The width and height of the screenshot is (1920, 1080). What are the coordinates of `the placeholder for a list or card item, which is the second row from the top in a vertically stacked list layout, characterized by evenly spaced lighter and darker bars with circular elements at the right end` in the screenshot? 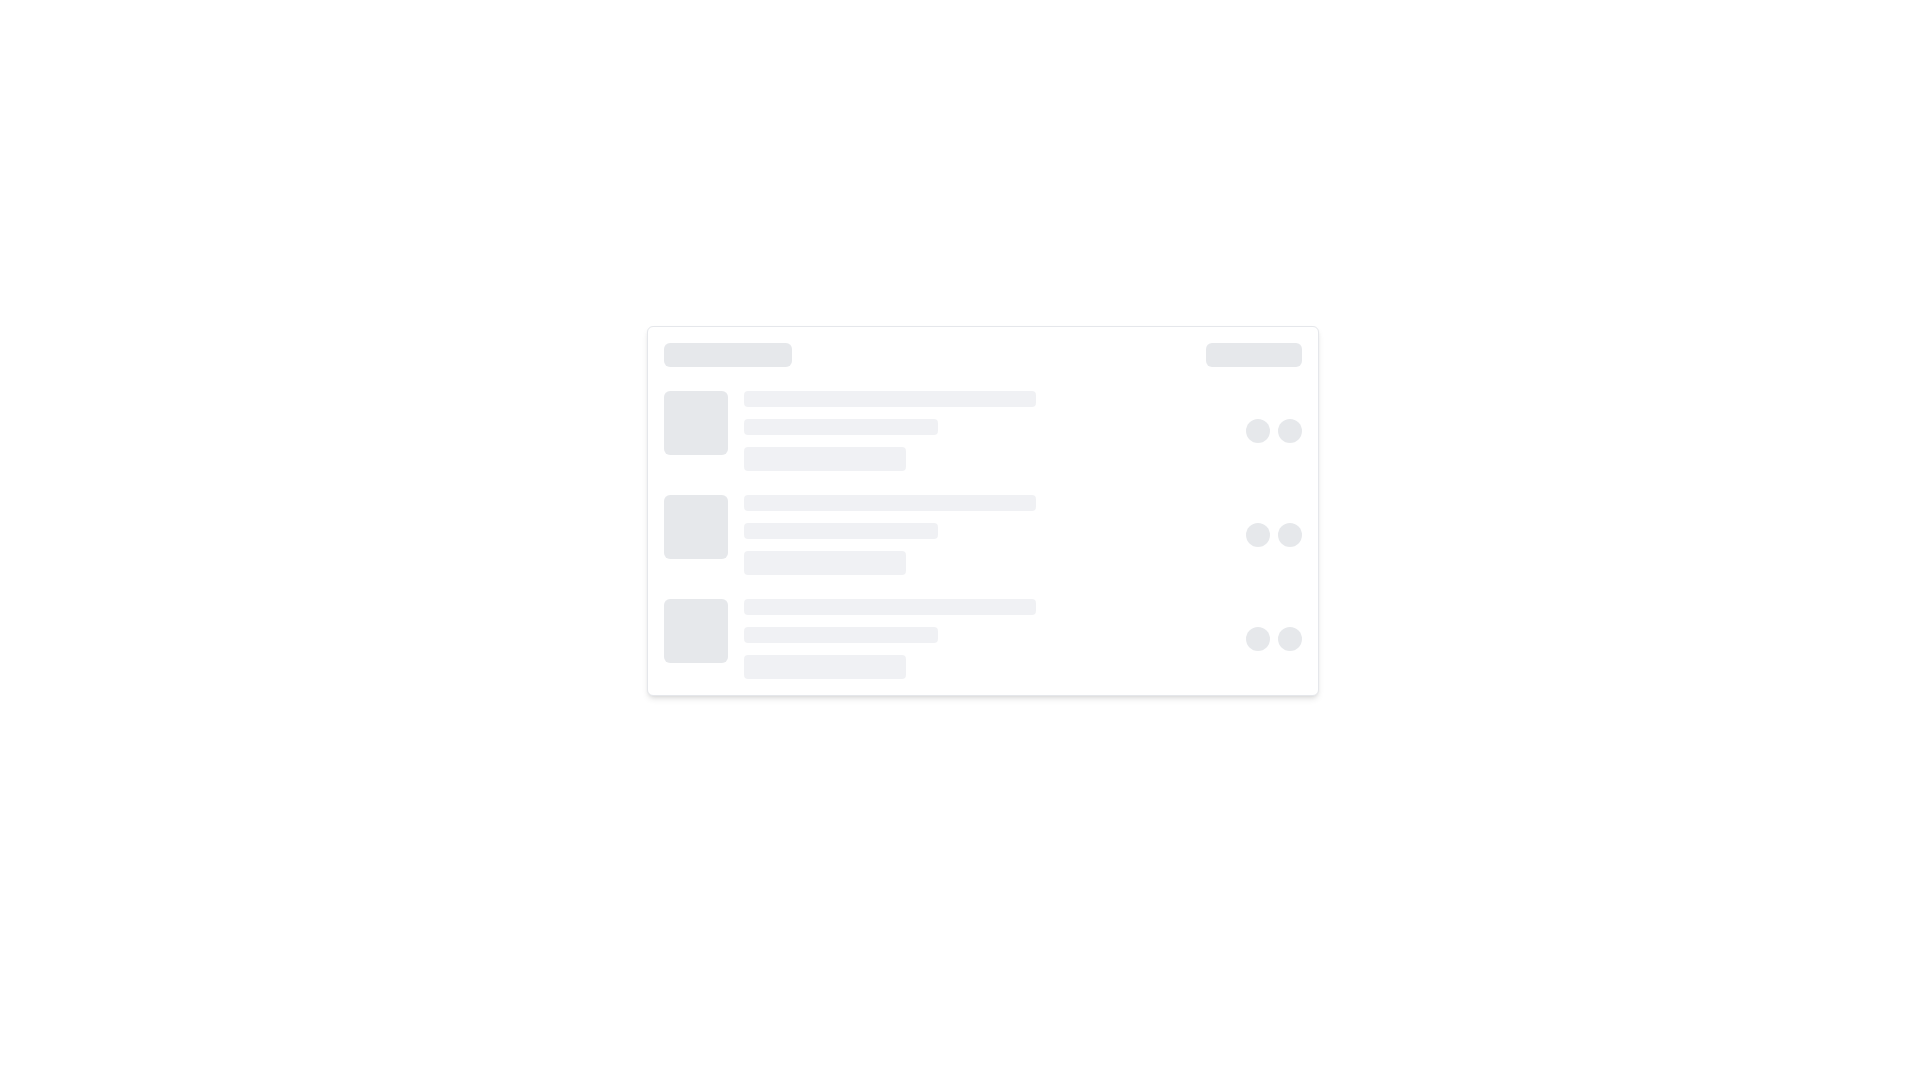 It's located at (983, 430).